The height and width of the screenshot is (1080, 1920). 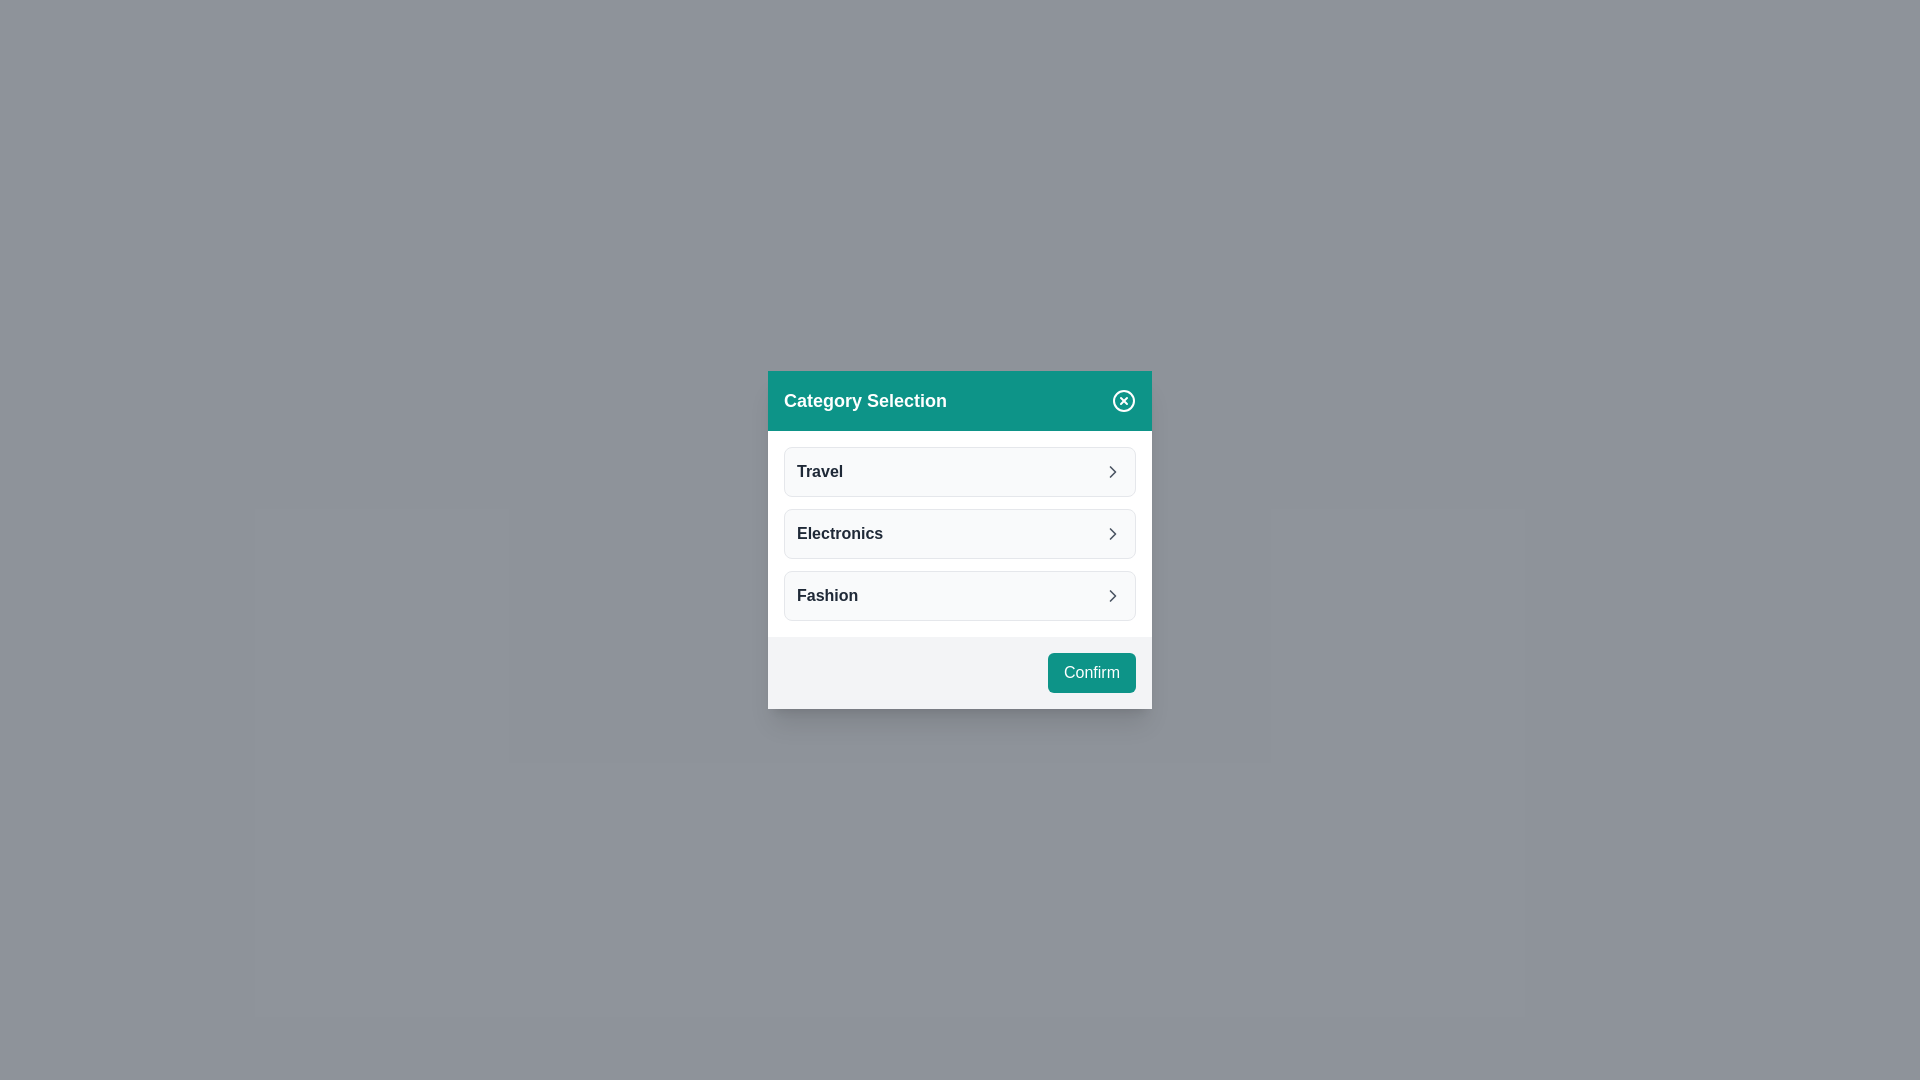 I want to click on the category labeled Travel to expand it, so click(x=960, y=471).